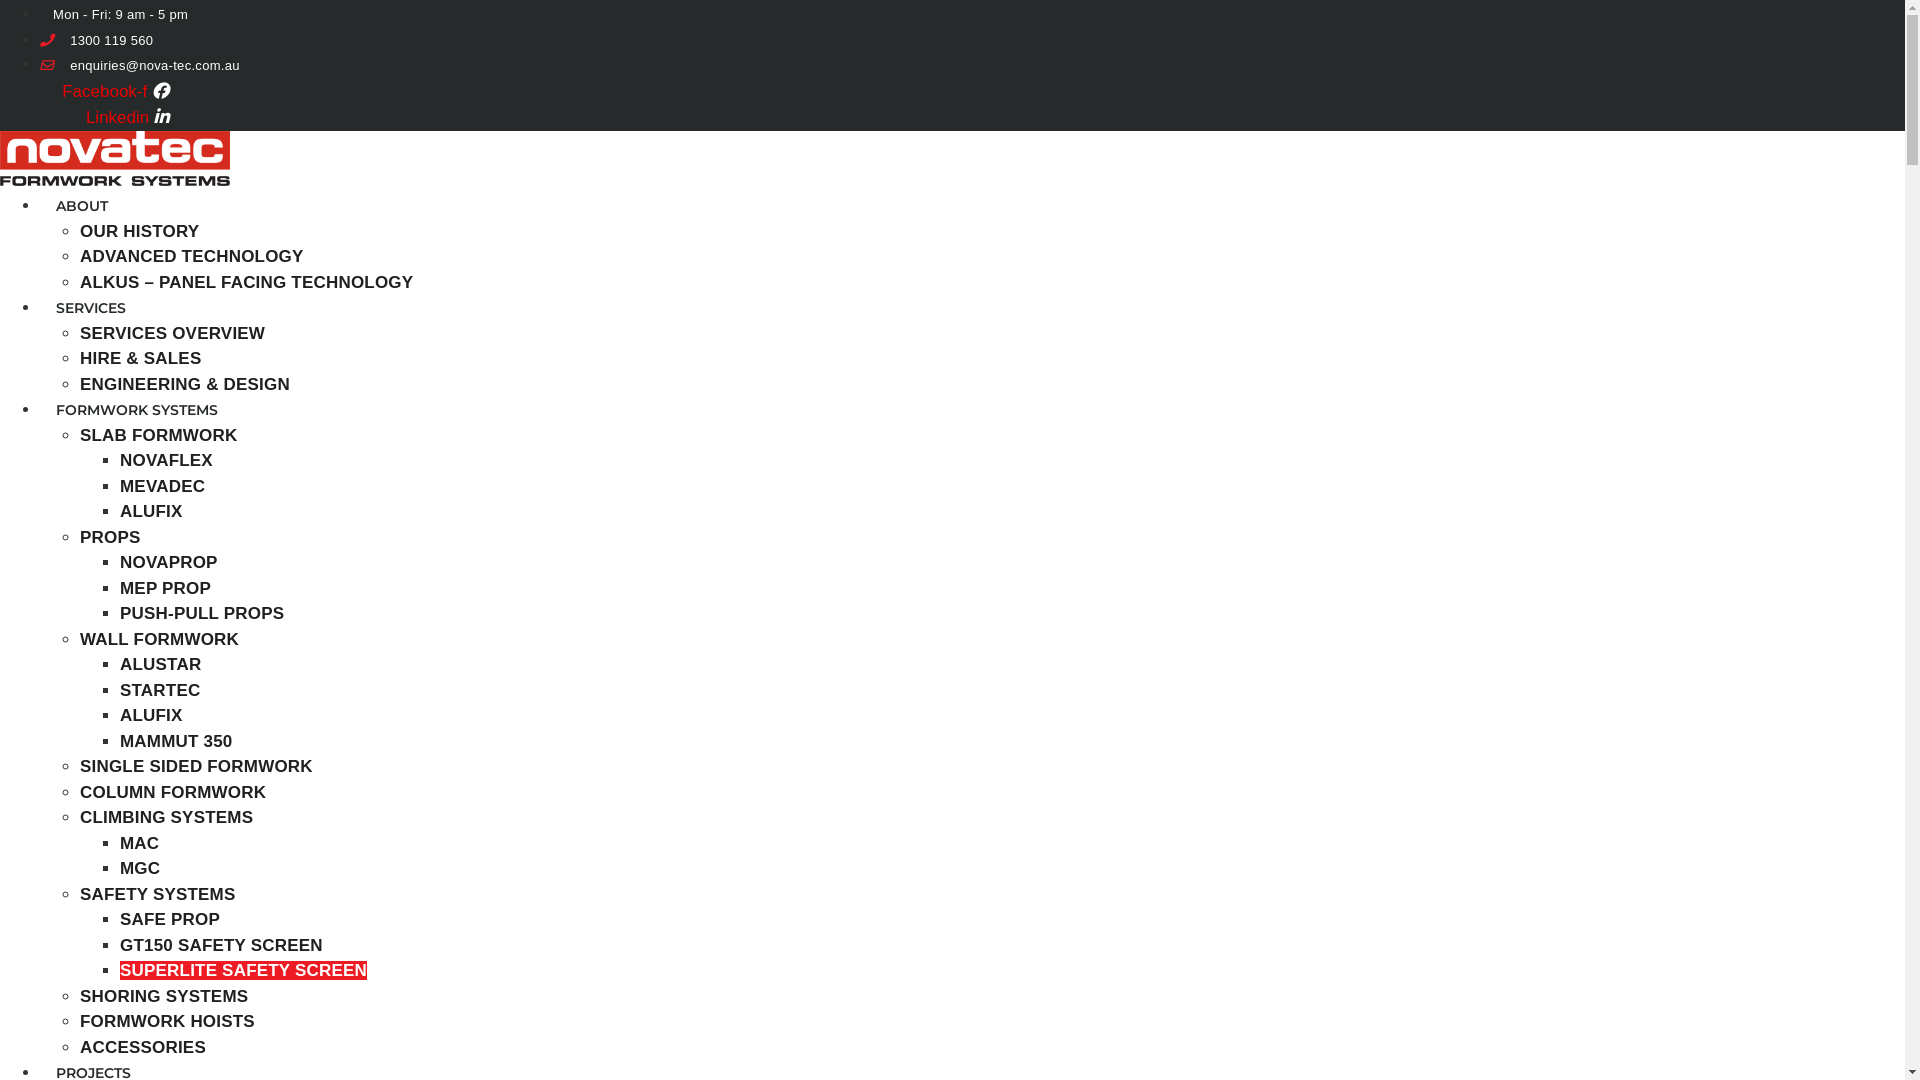 The image size is (1920, 1080). Describe the element at coordinates (158, 639) in the screenshot. I see `'WALL FORMWORK'` at that location.